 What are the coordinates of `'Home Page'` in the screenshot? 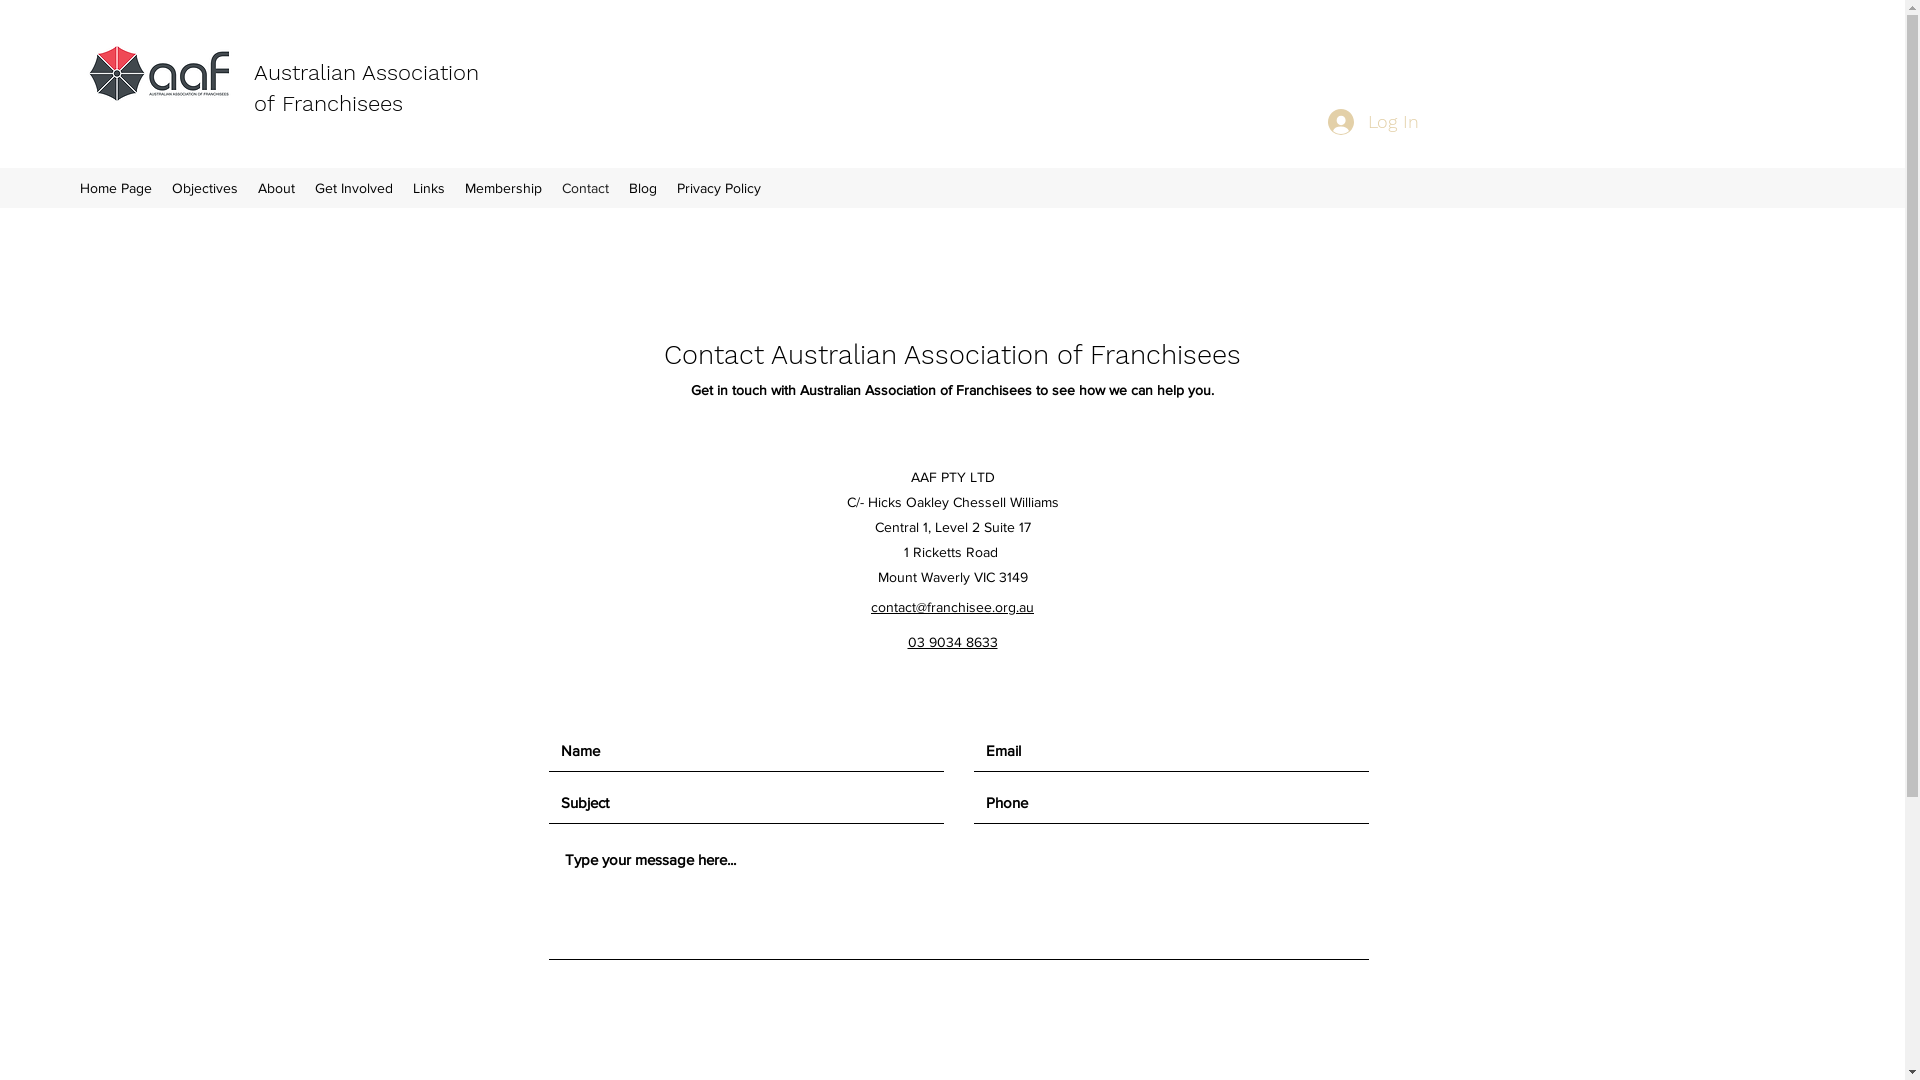 It's located at (70, 188).